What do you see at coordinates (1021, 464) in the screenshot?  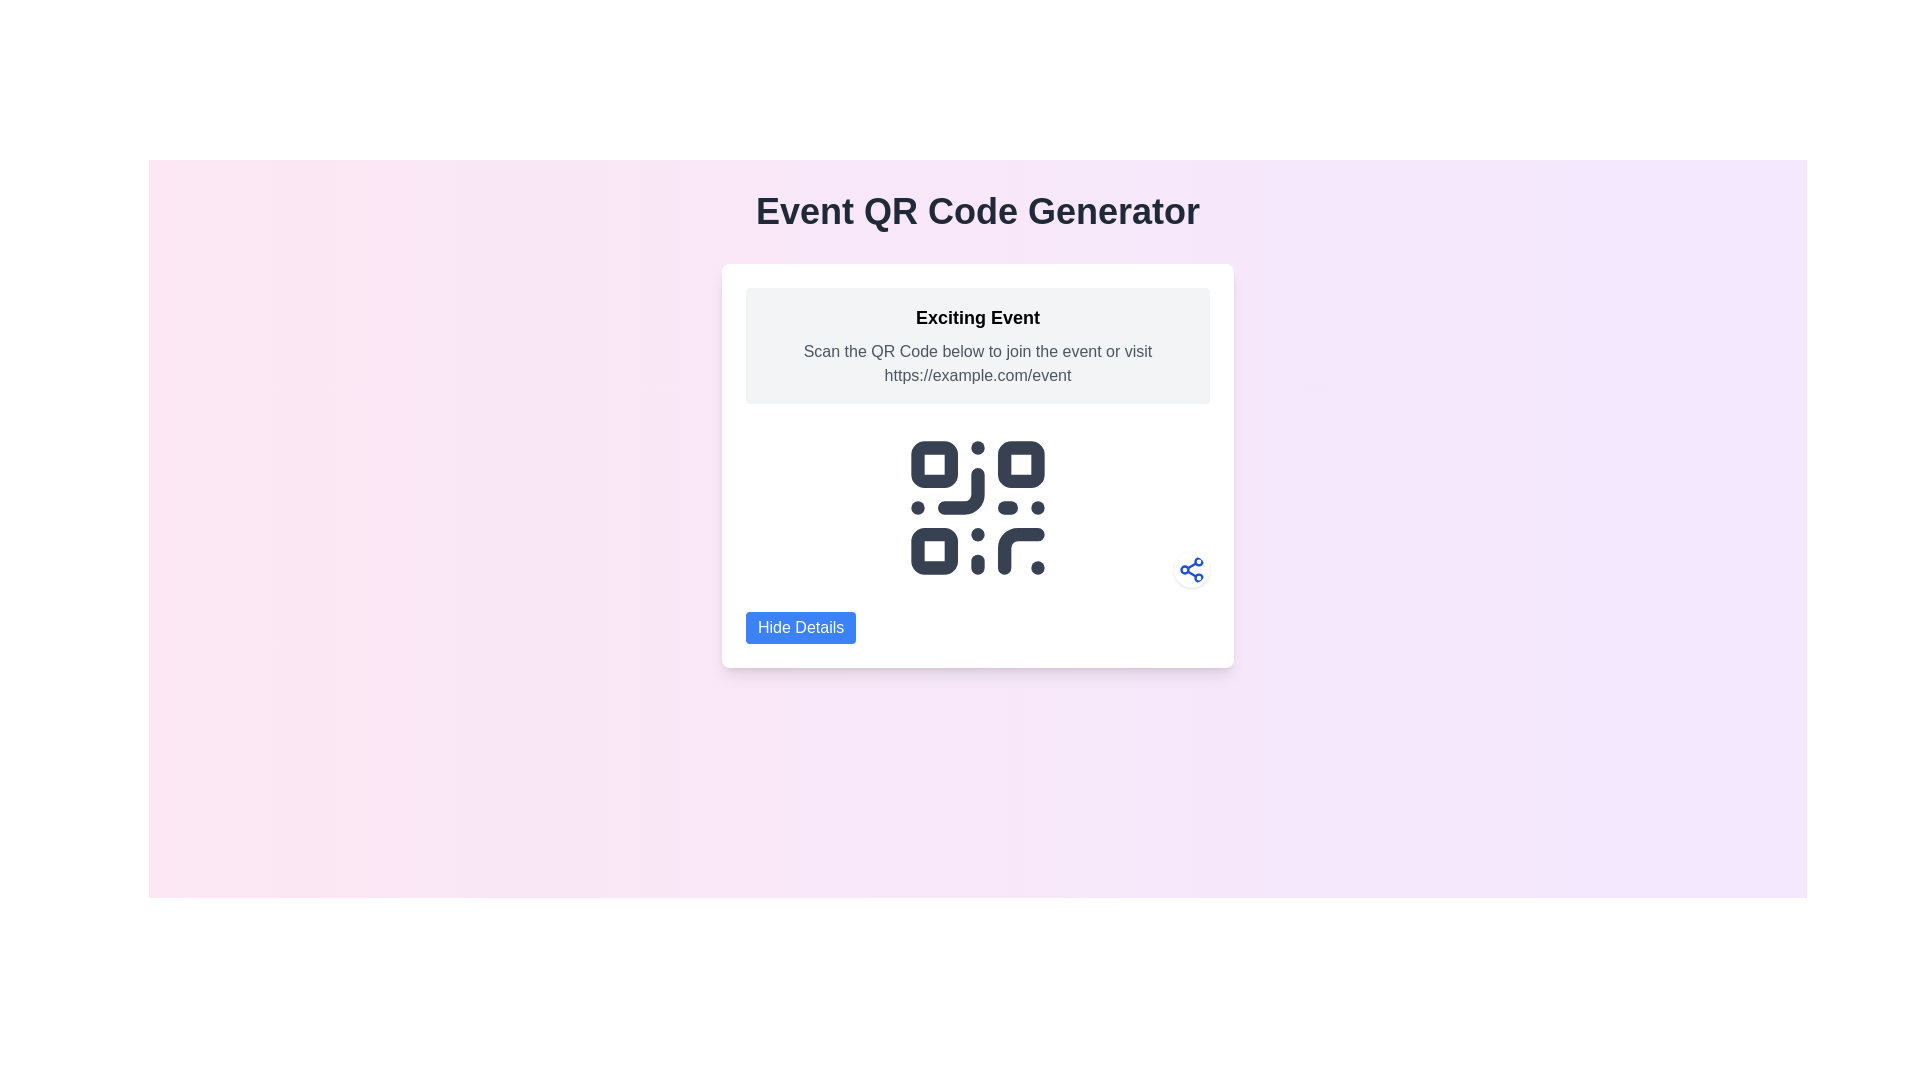 I see `the second small square from the left in the top row of the QR code graphic, which is visually aligned to the right of the top-left square` at bounding box center [1021, 464].